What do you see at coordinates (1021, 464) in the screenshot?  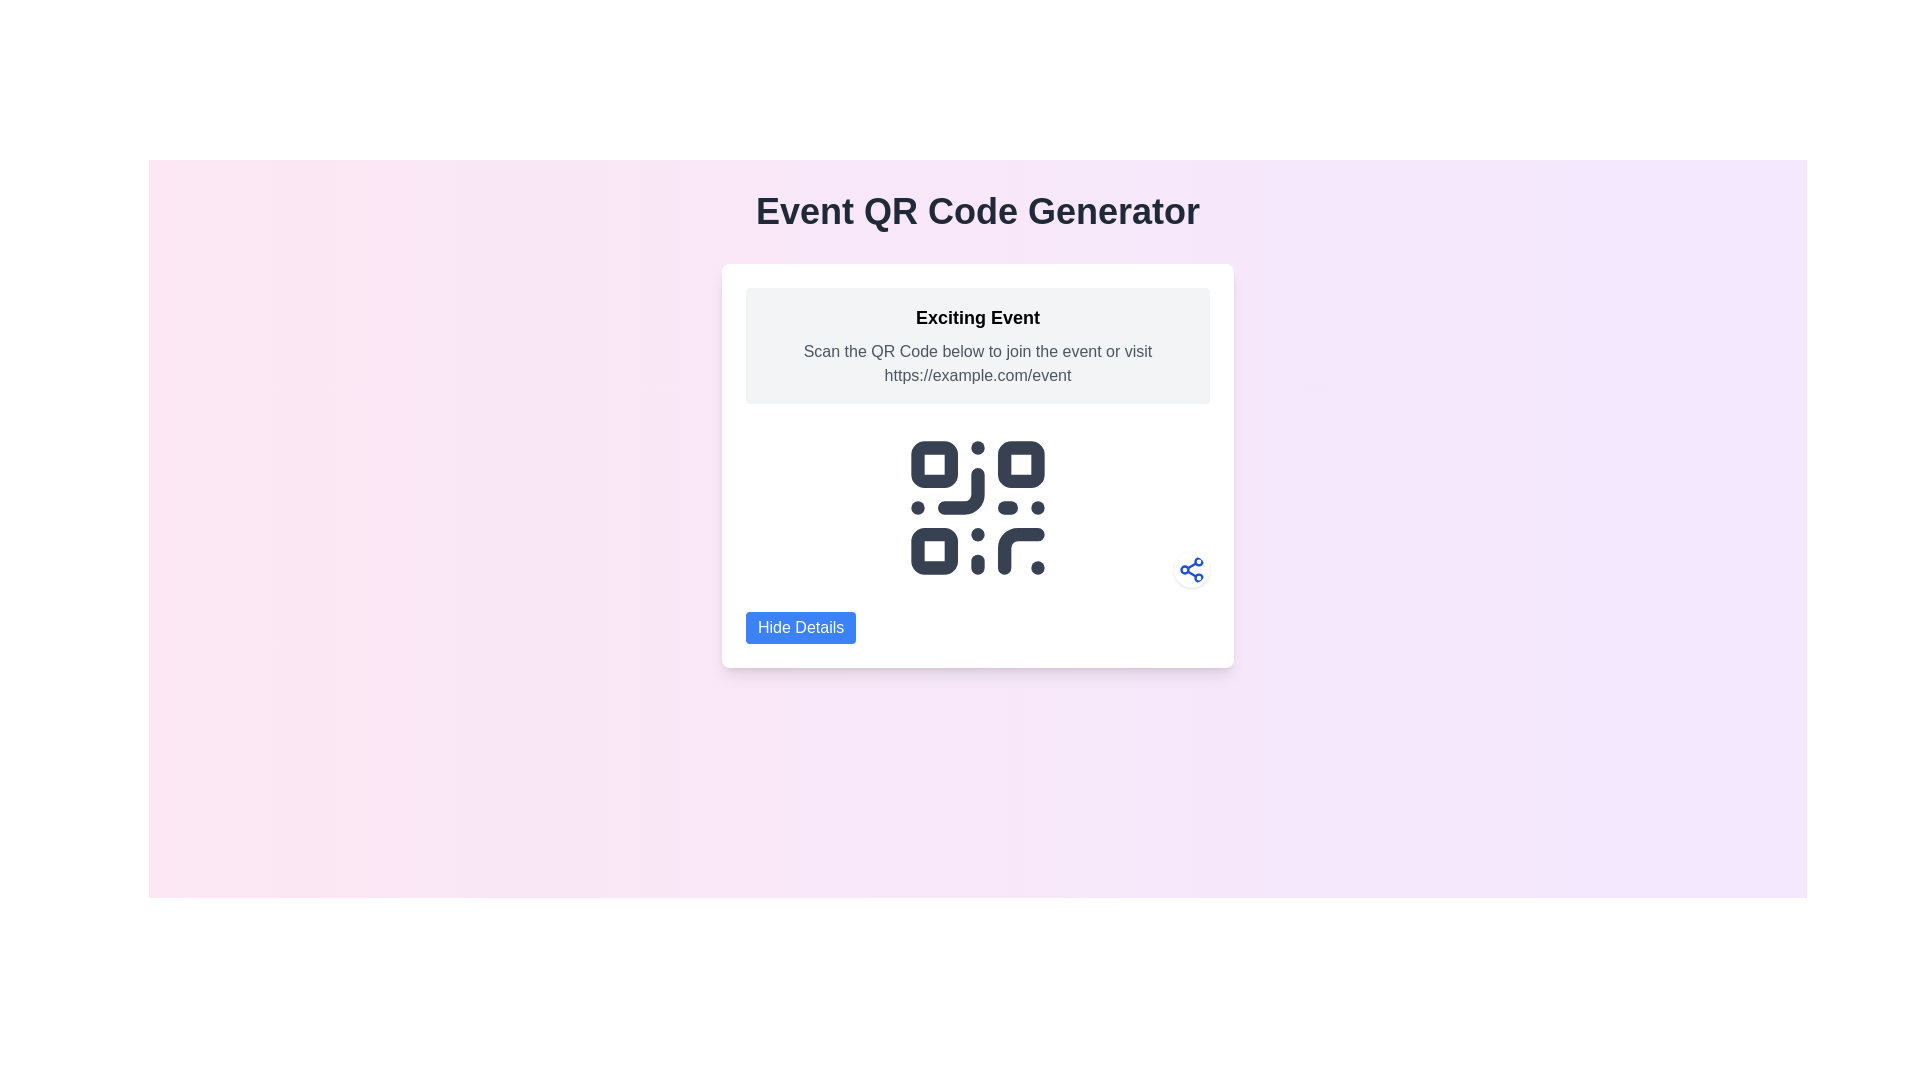 I see `the second small square from the left in the top row of the QR code graphic, which is visually aligned to the right of the top-left square` at bounding box center [1021, 464].